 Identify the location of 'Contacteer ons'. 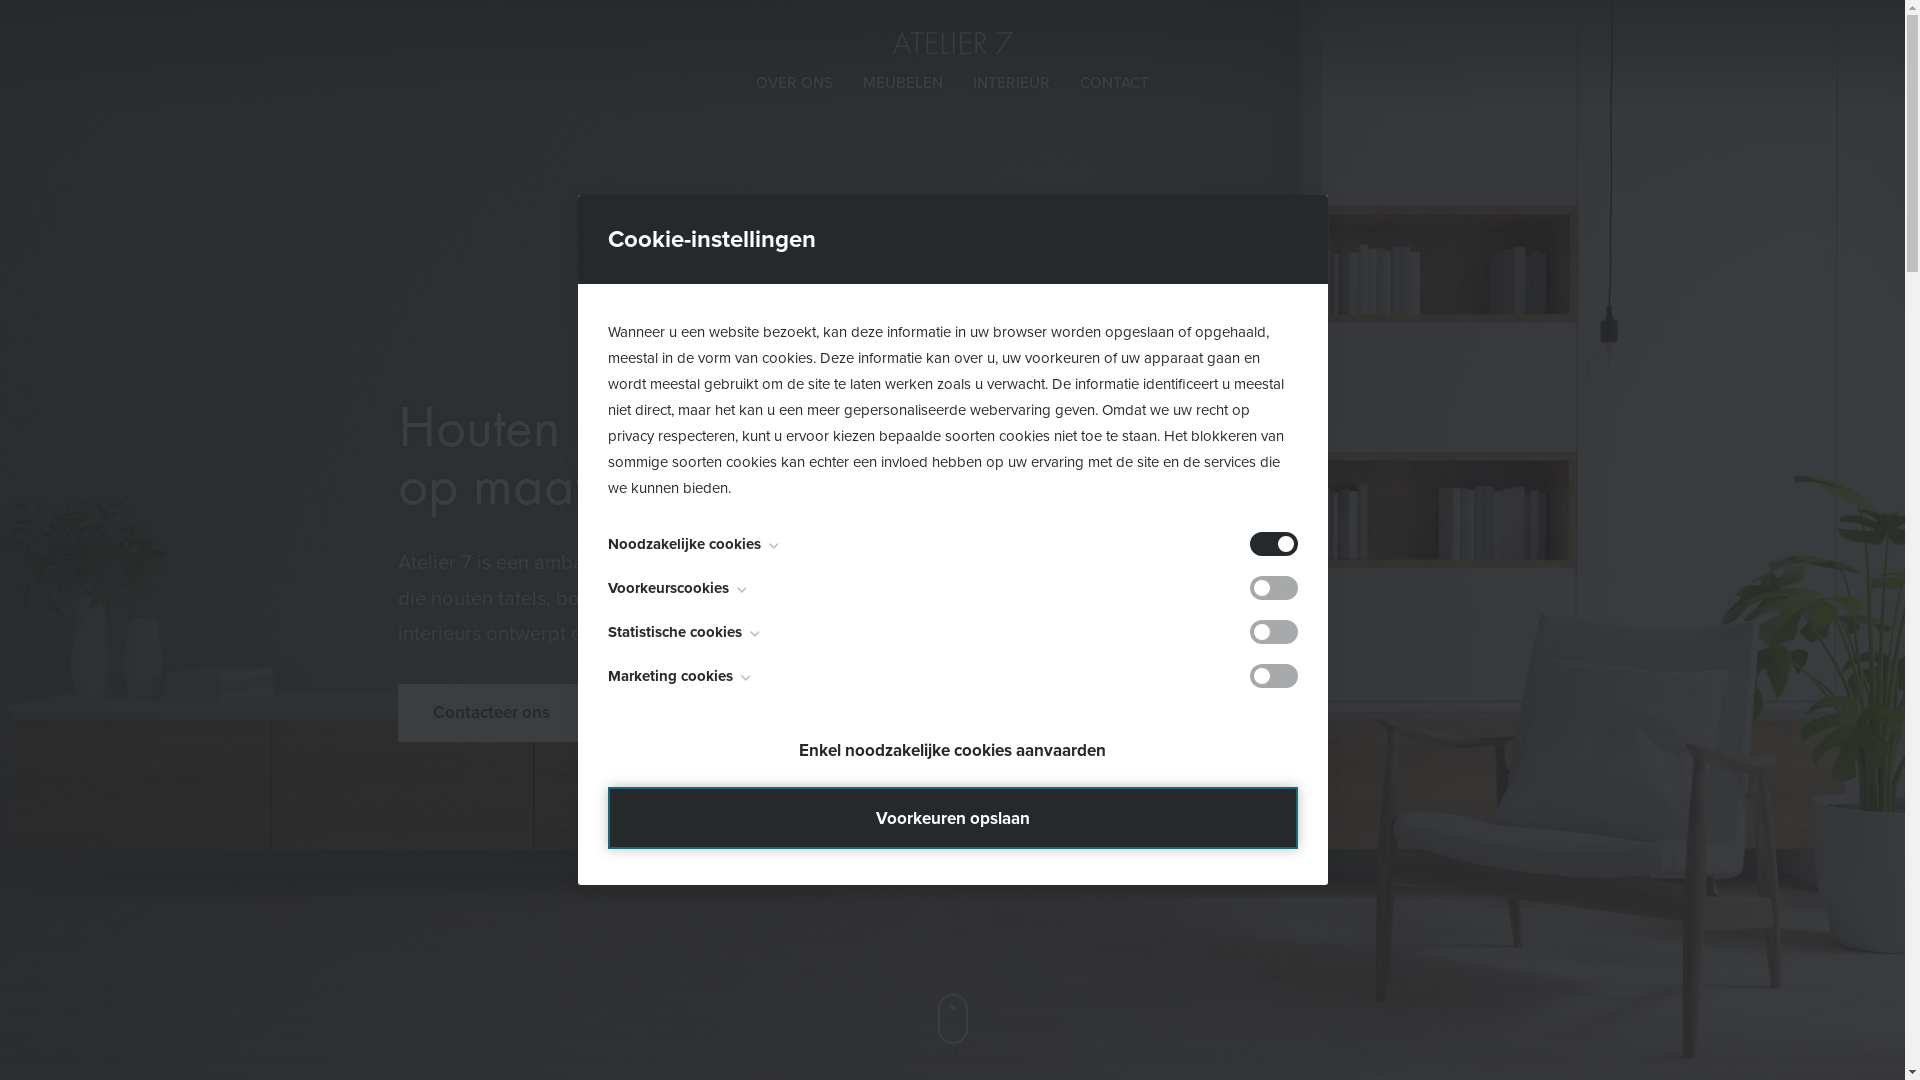
(492, 712).